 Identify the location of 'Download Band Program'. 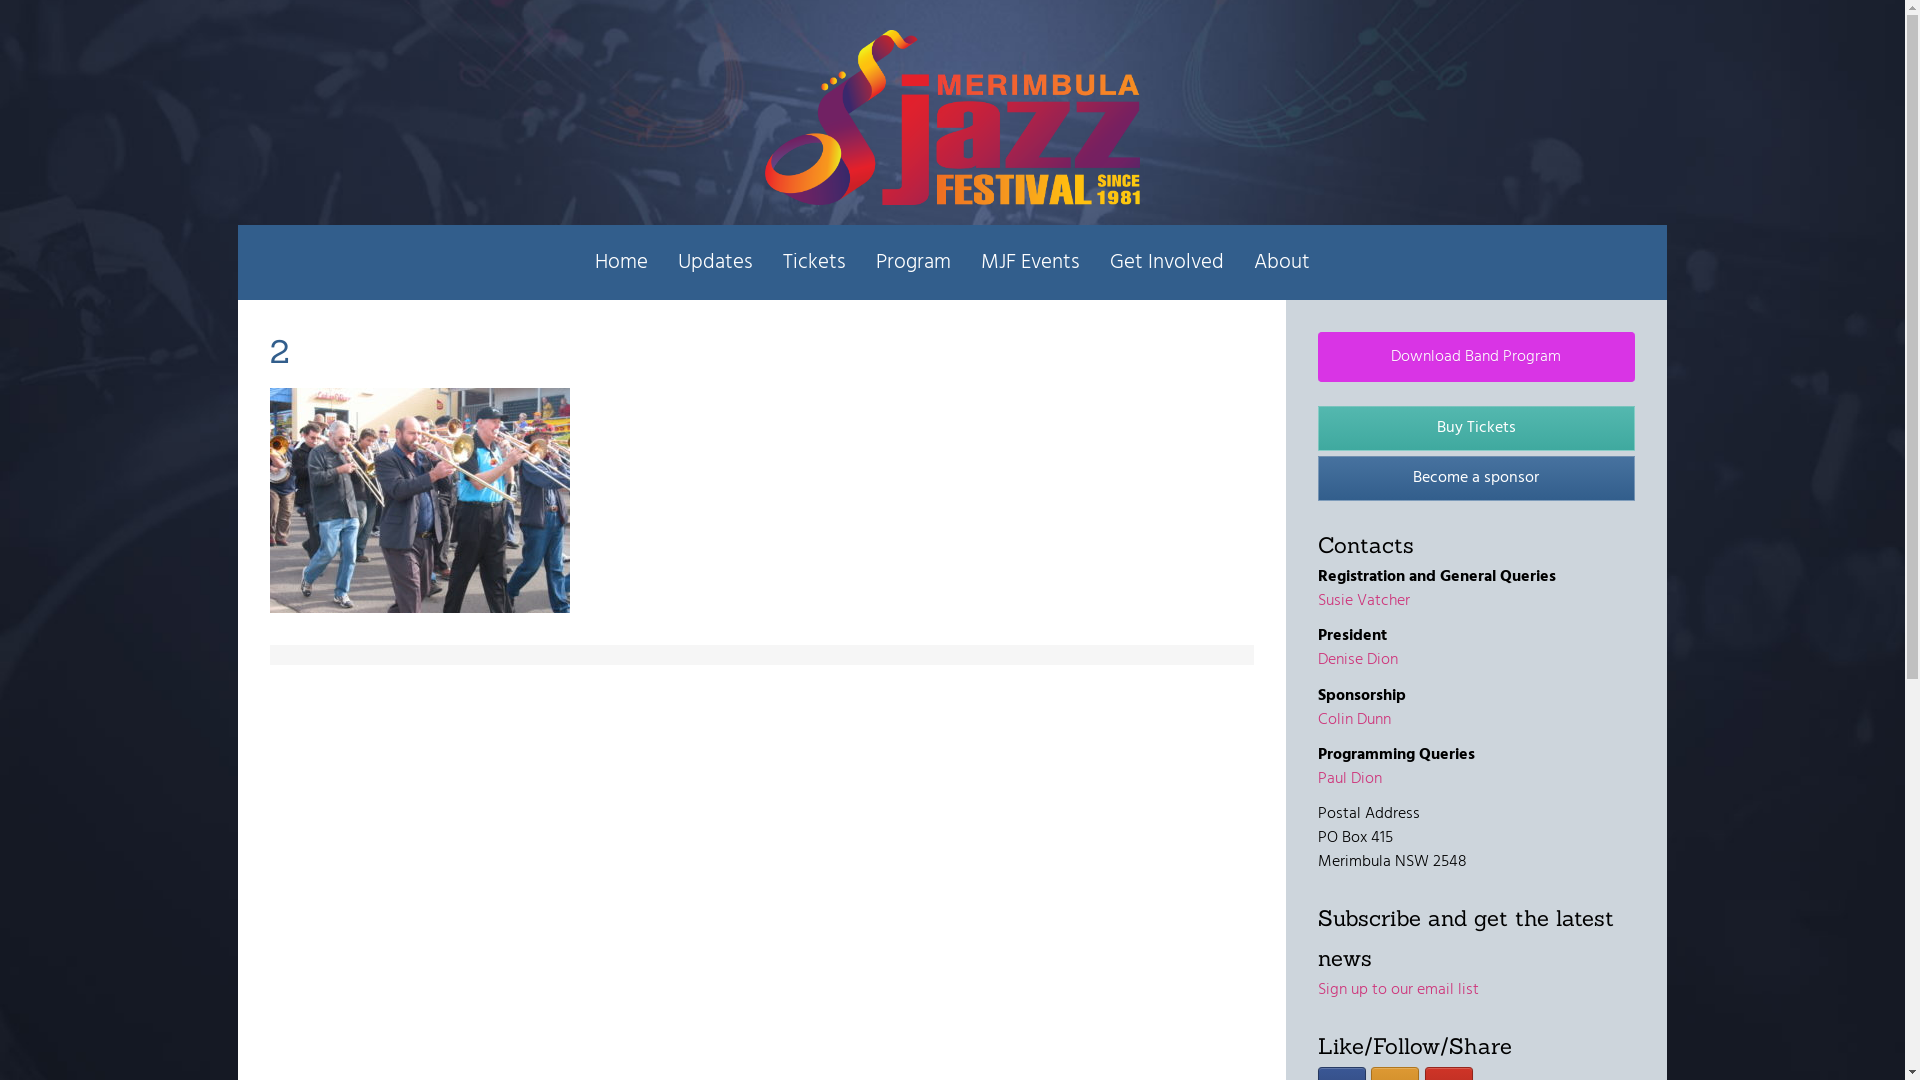
(1476, 356).